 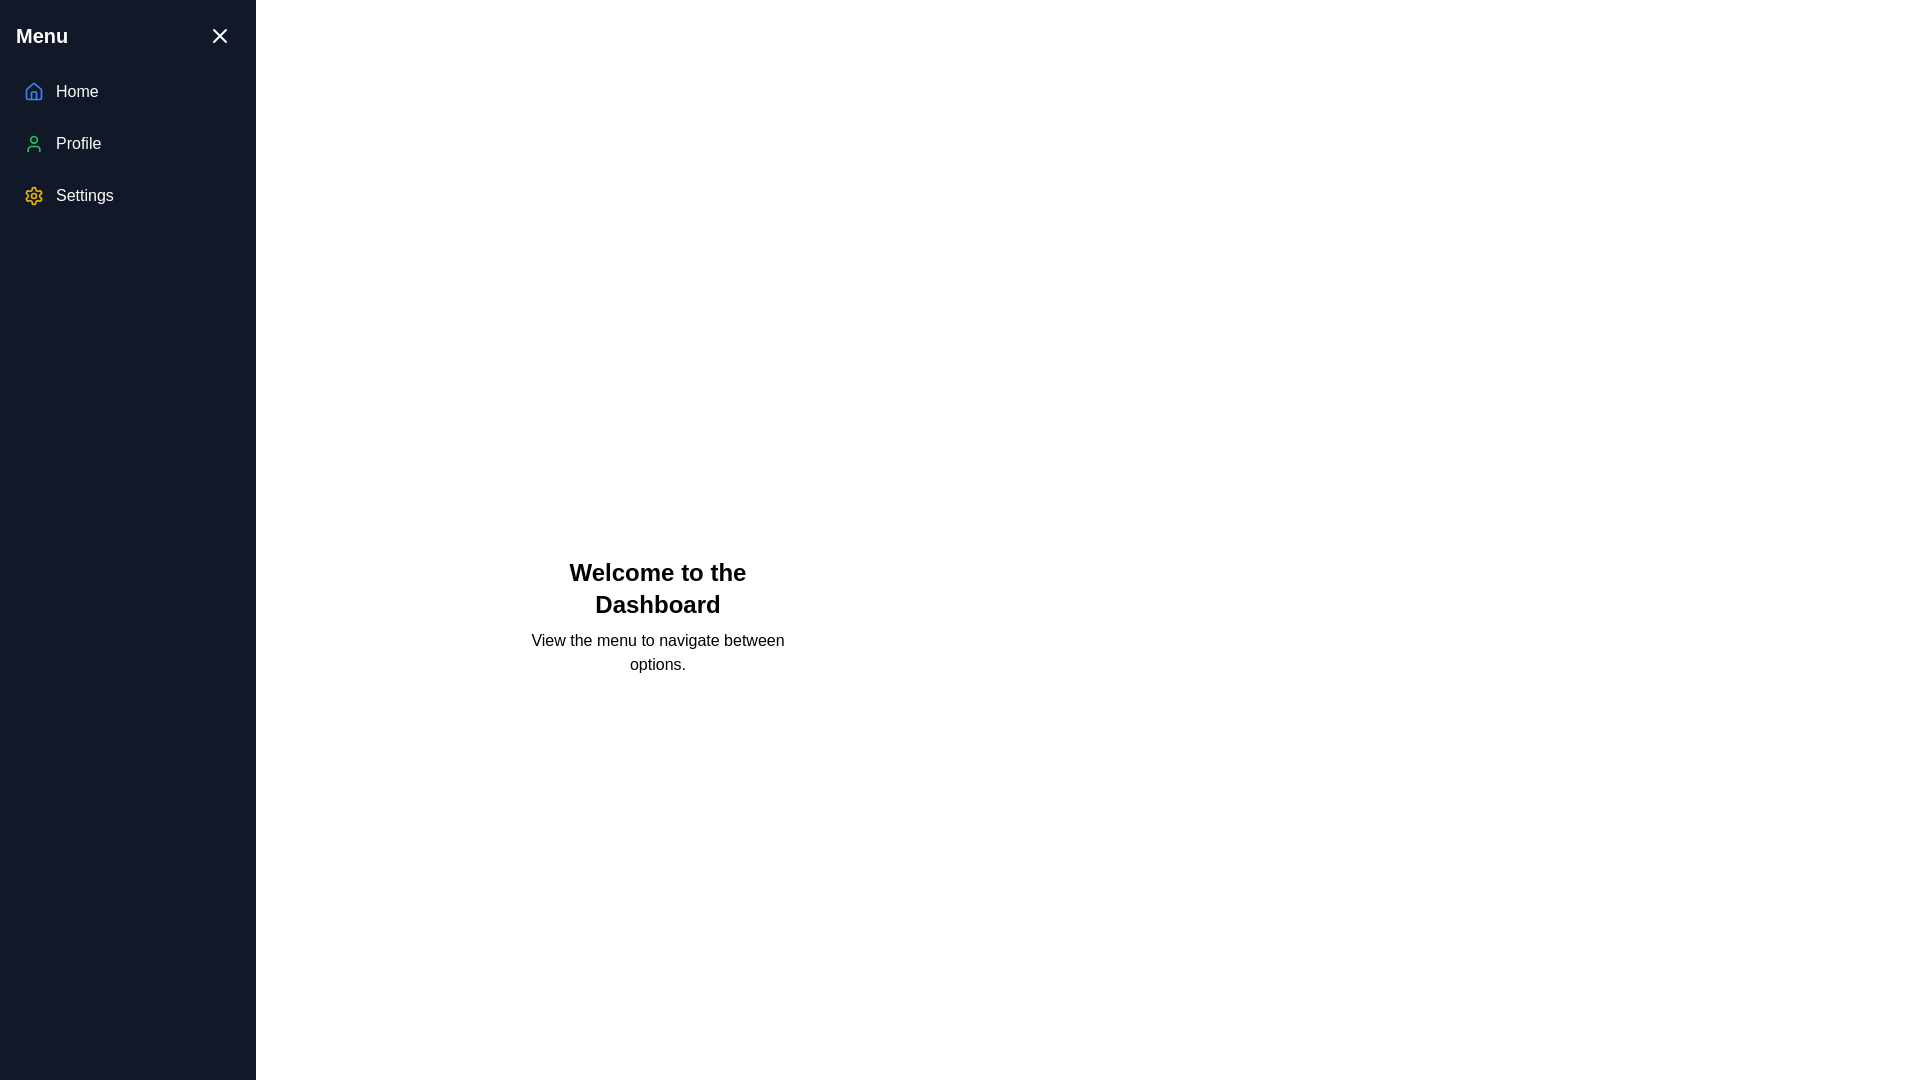 What do you see at coordinates (657, 652) in the screenshot?
I see `text block that provides additional context or instructions to the user, located below the 'Welcome to the Dashboard' header` at bounding box center [657, 652].